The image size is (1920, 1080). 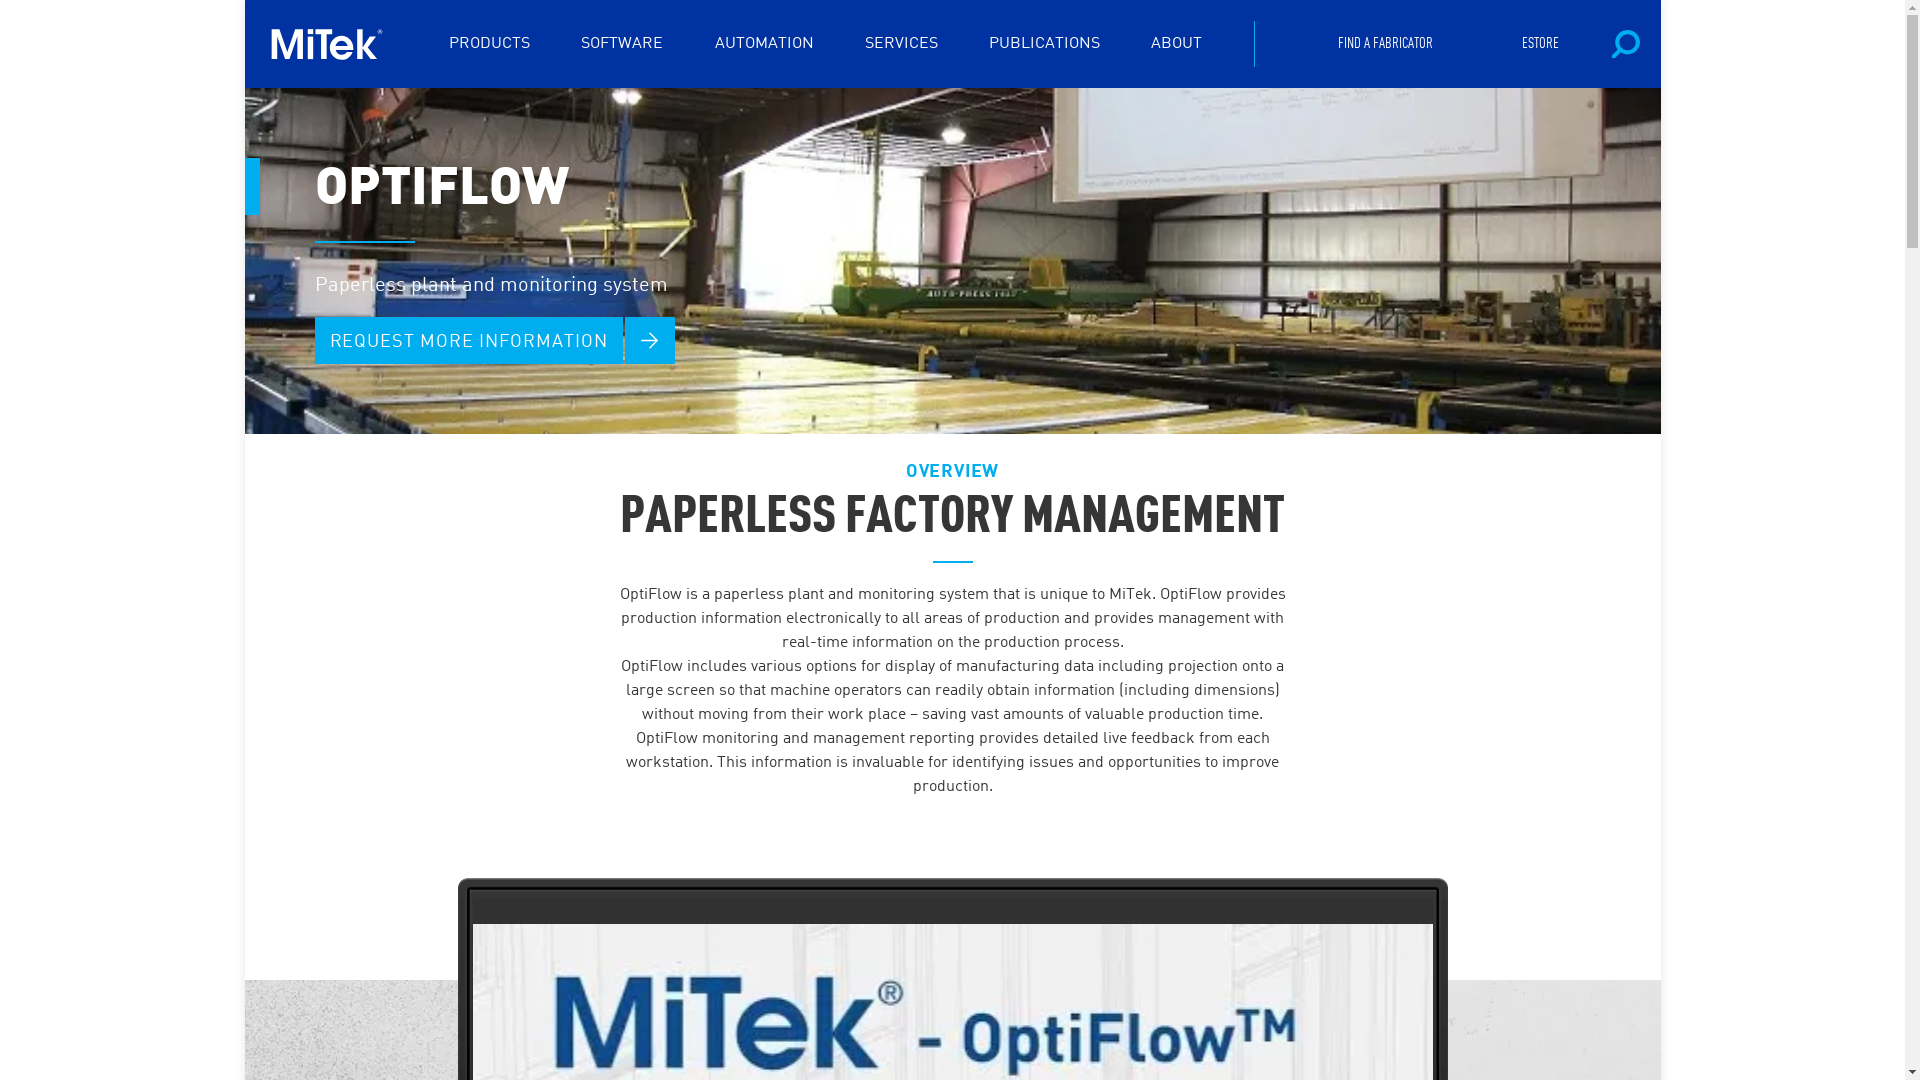 What do you see at coordinates (1043, 43) in the screenshot?
I see `'PUBLICATIONS'` at bounding box center [1043, 43].